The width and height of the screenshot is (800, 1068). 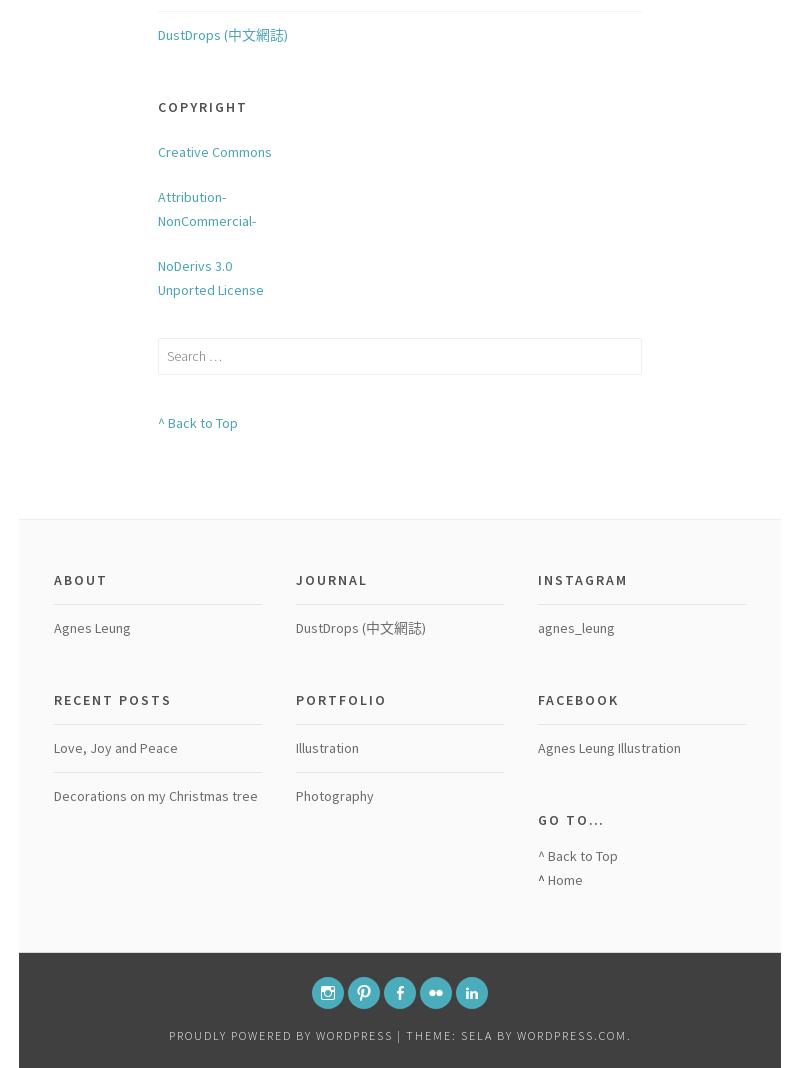 What do you see at coordinates (582, 577) in the screenshot?
I see `'Instagram'` at bounding box center [582, 577].